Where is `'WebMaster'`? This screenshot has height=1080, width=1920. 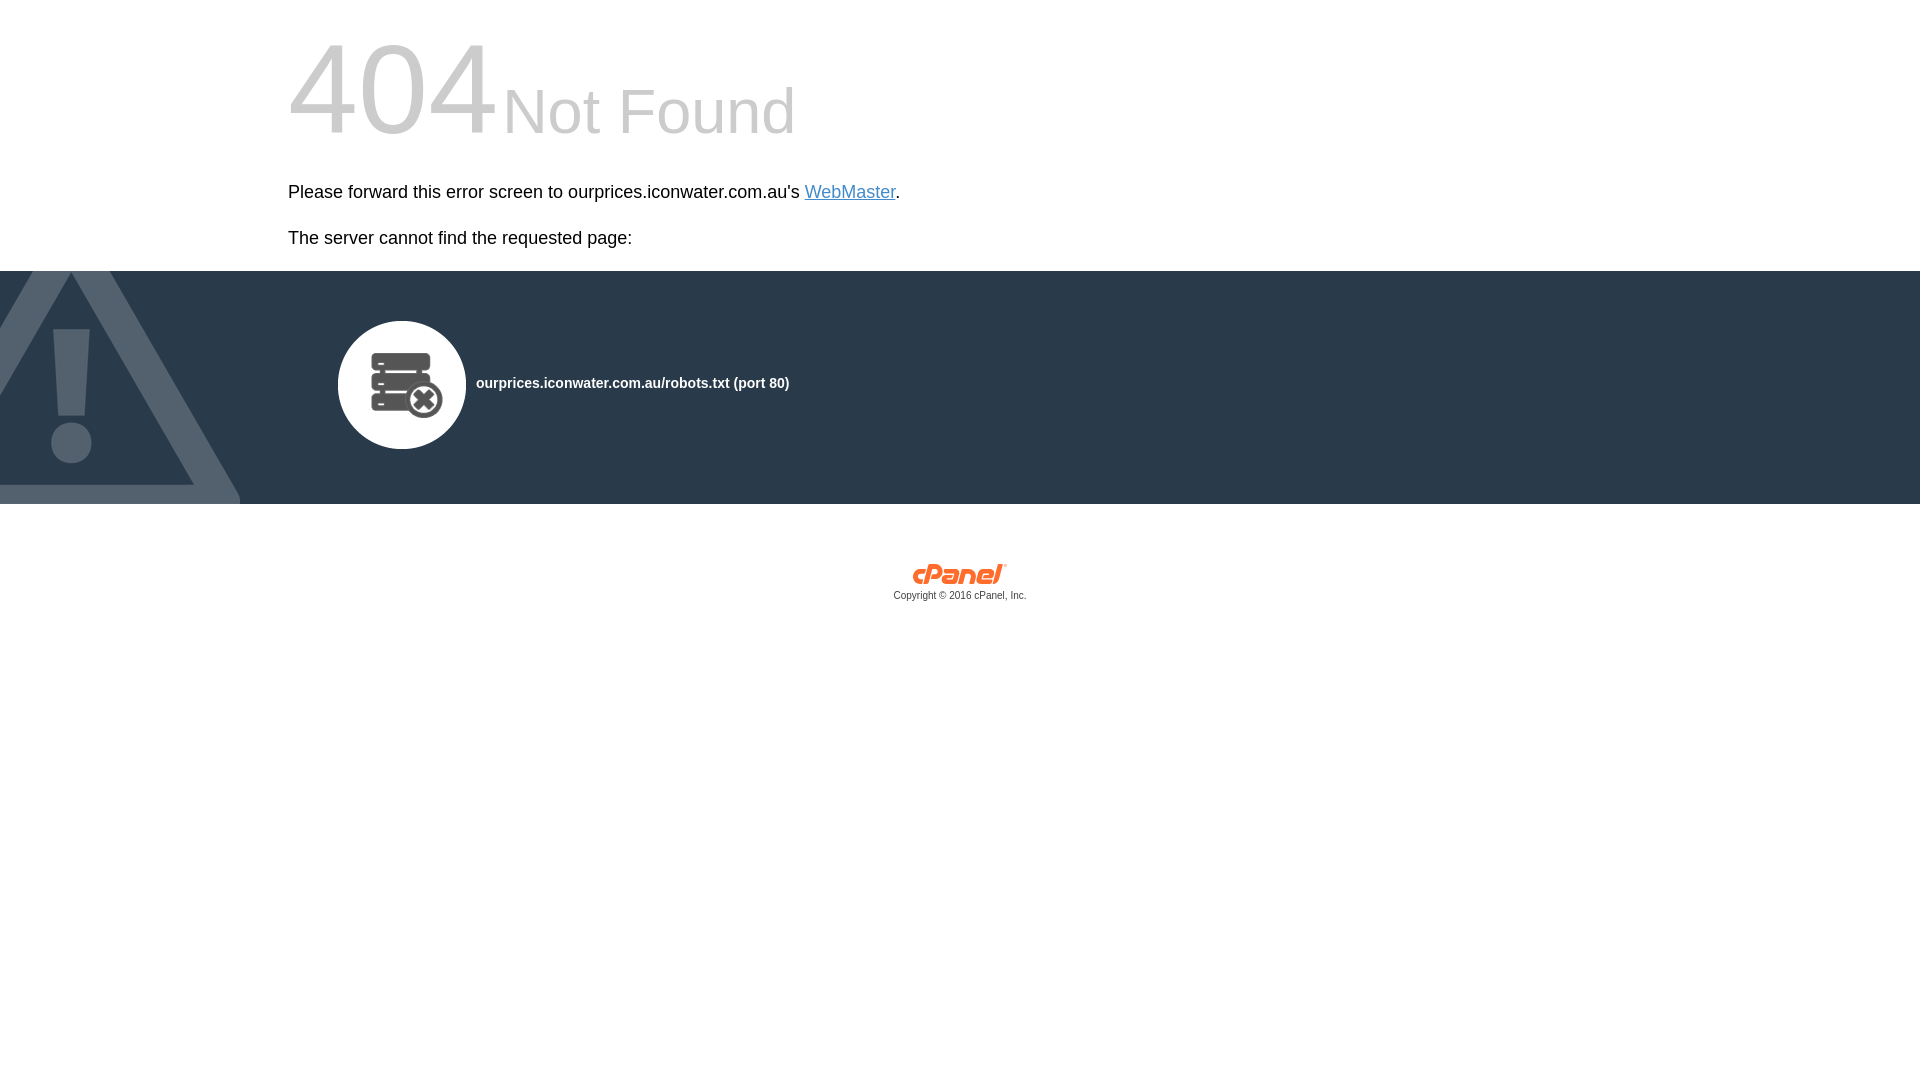
'WebMaster' is located at coordinates (850, 192).